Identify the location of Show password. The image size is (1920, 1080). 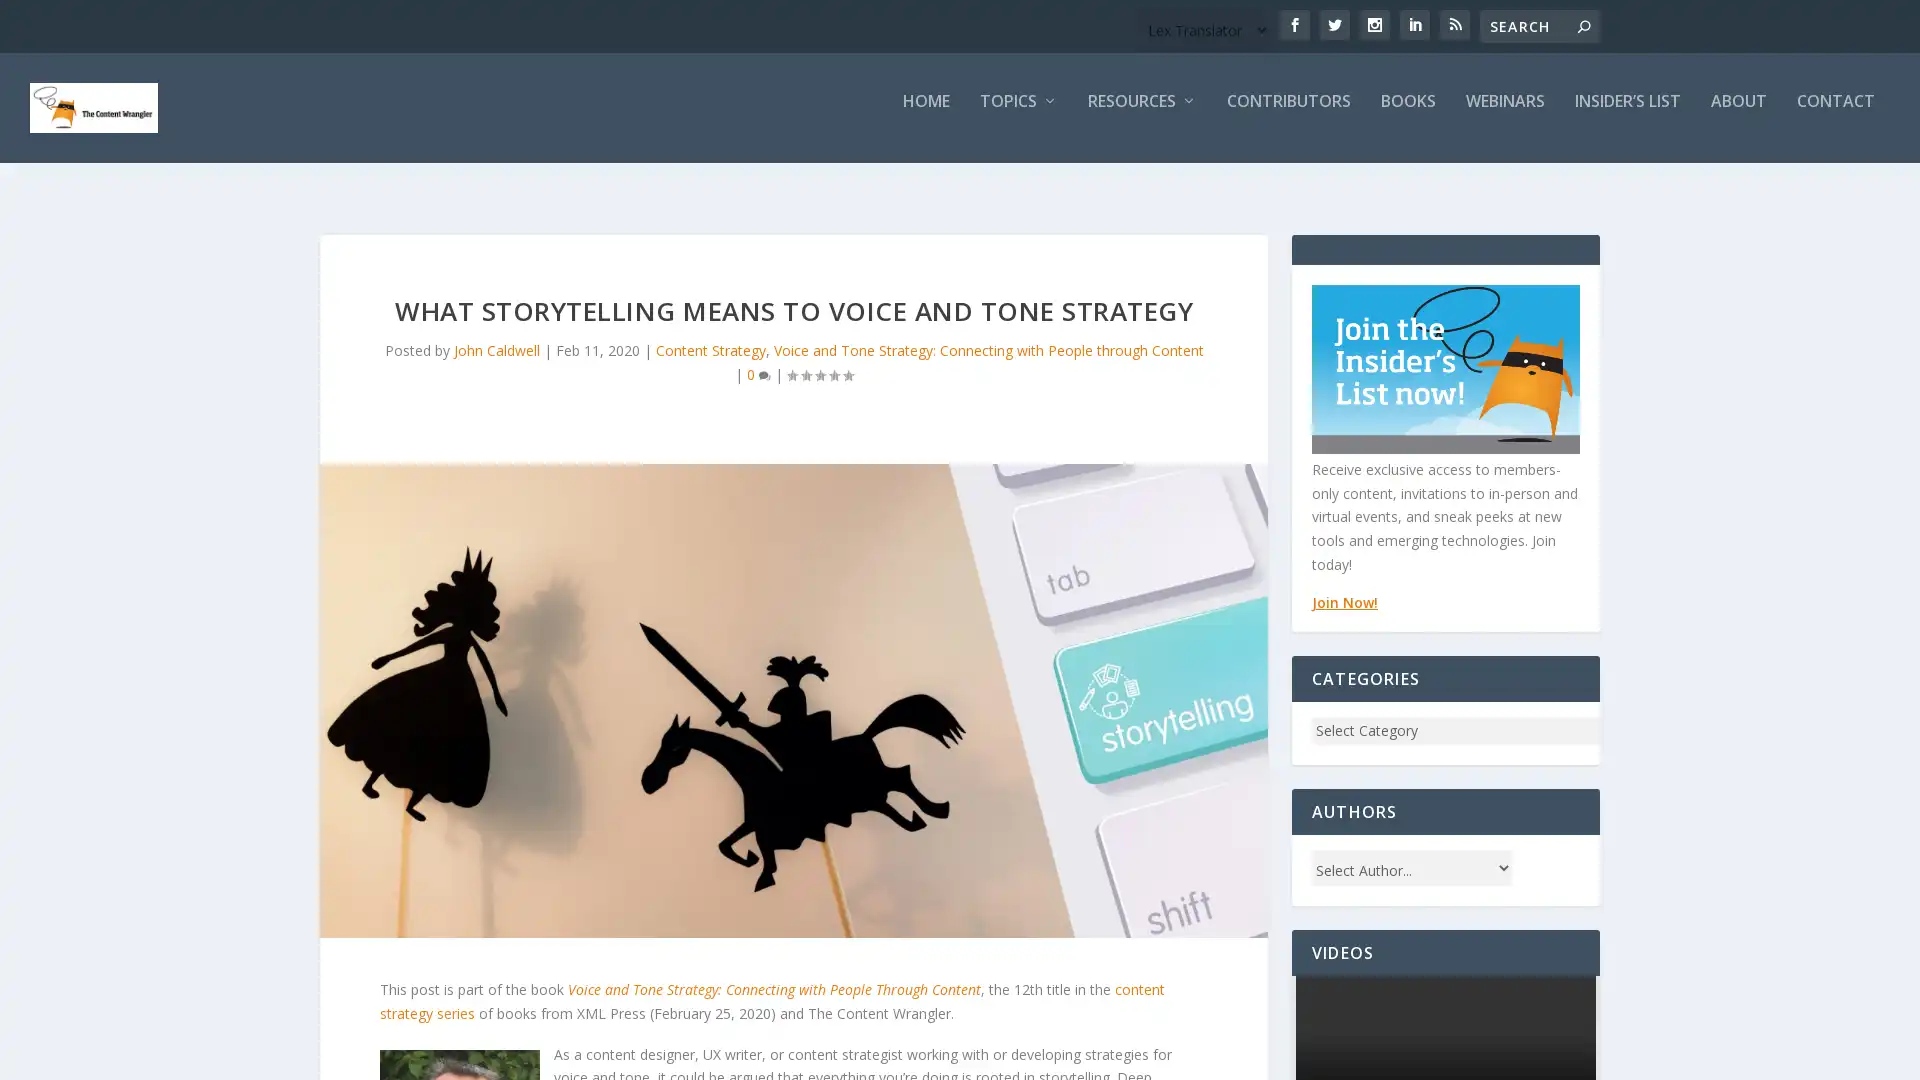
(401, 582).